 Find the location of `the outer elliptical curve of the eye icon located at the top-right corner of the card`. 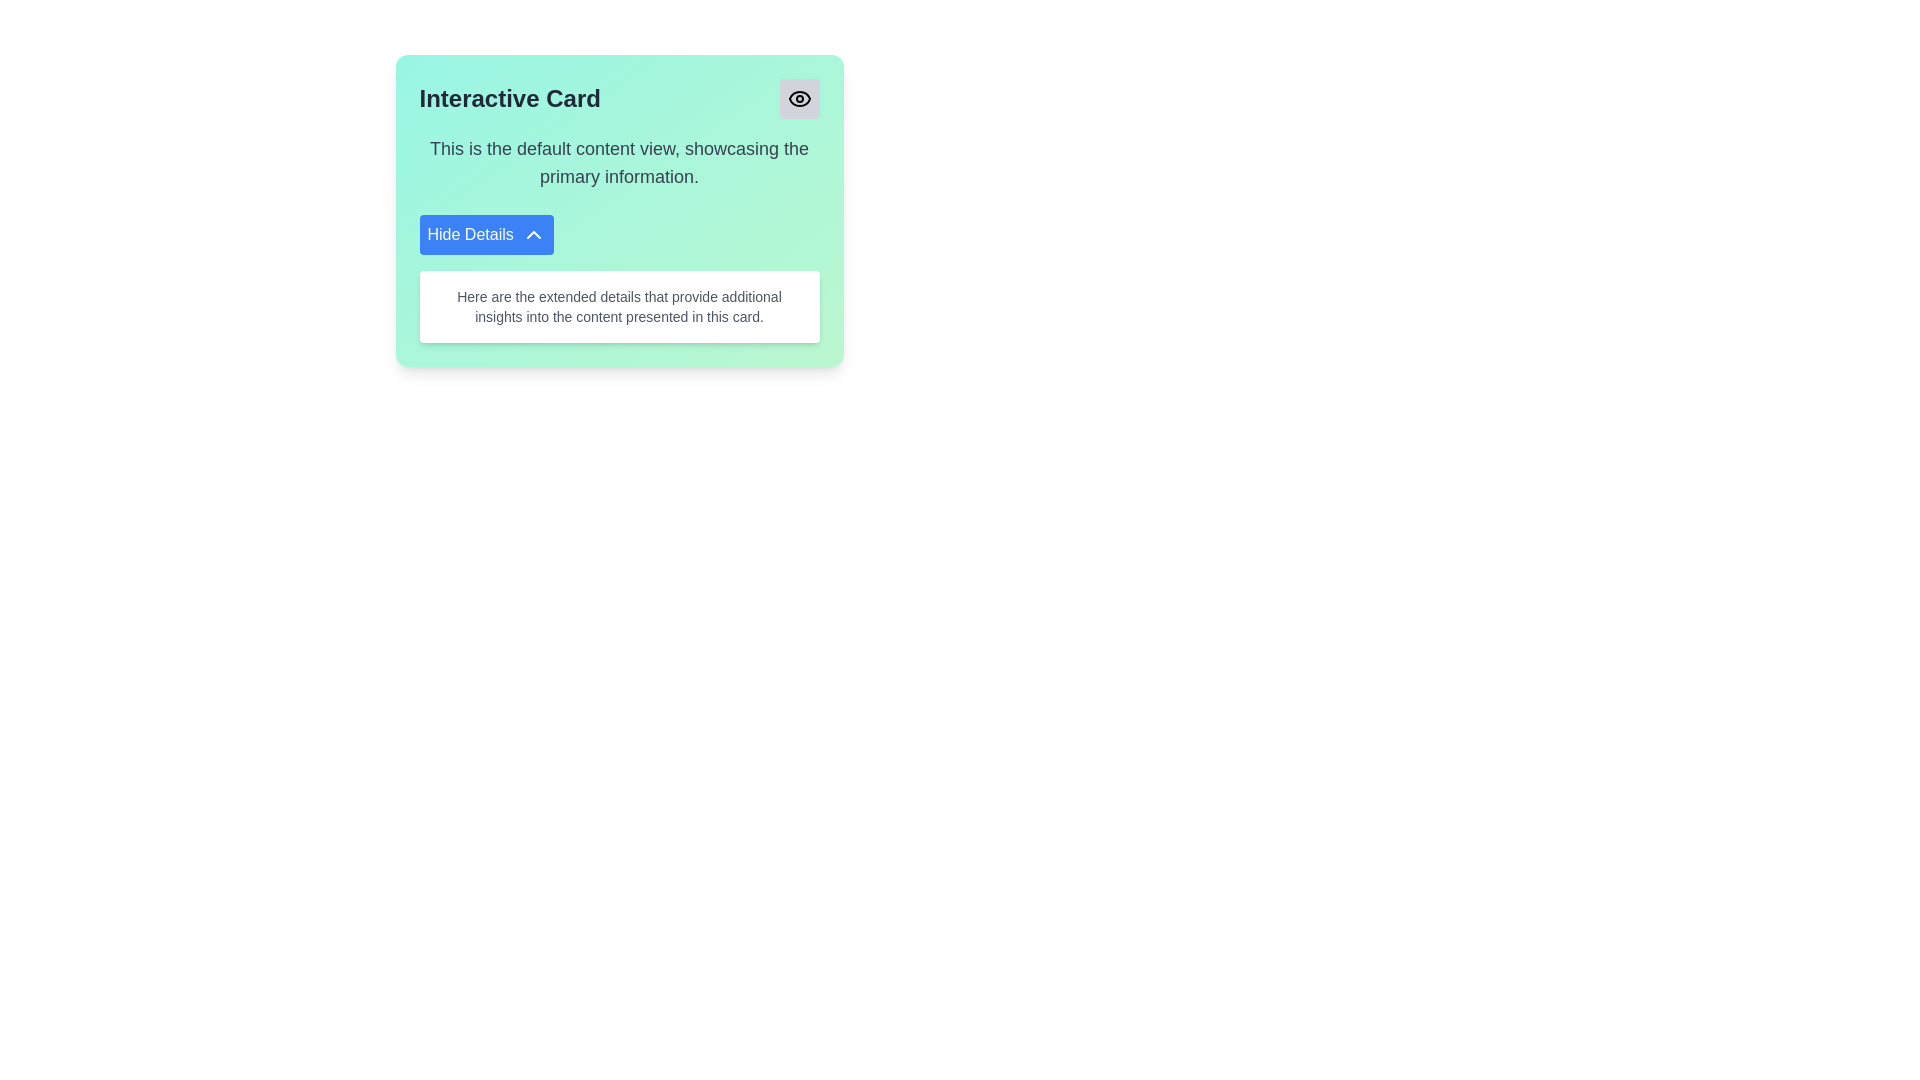

the outer elliptical curve of the eye icon located at the top-right corner of the card is located at coordinates (798, 99).